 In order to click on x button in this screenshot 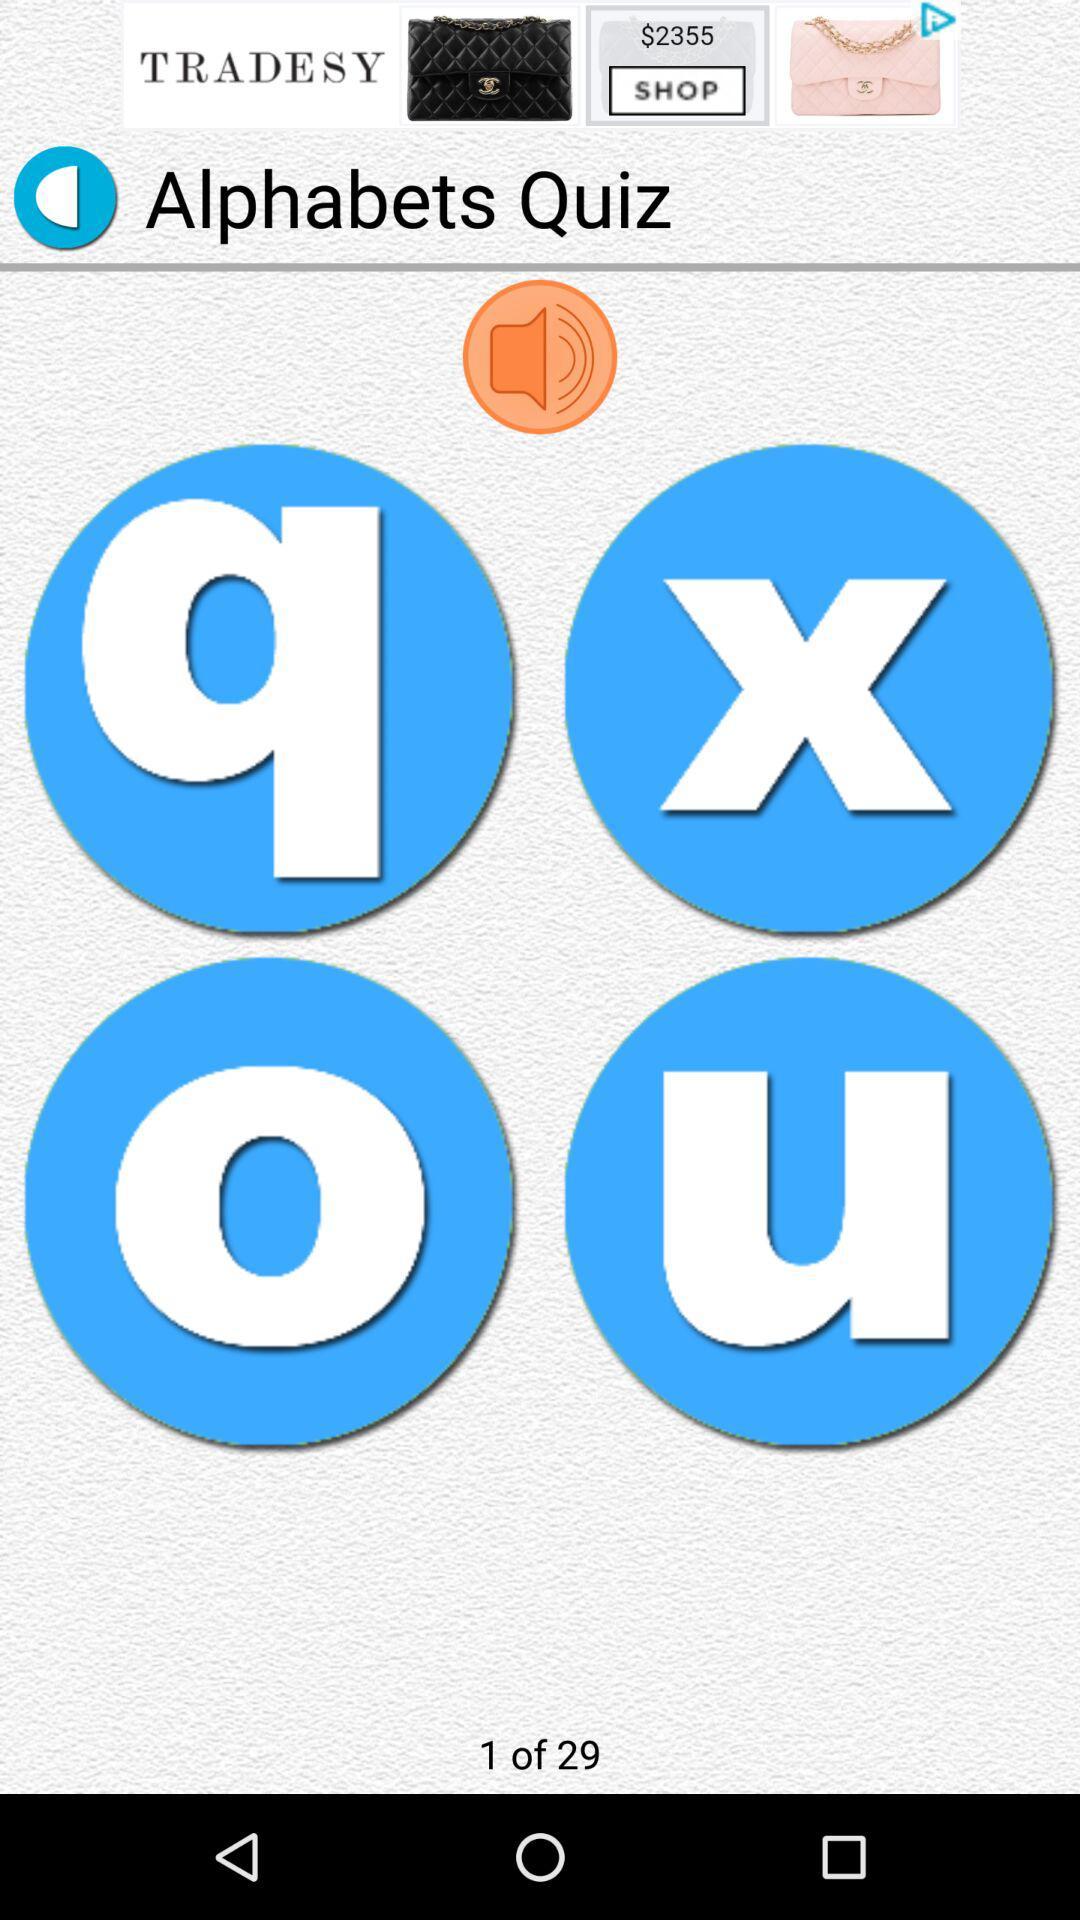, I will do `click(810, 690)`.